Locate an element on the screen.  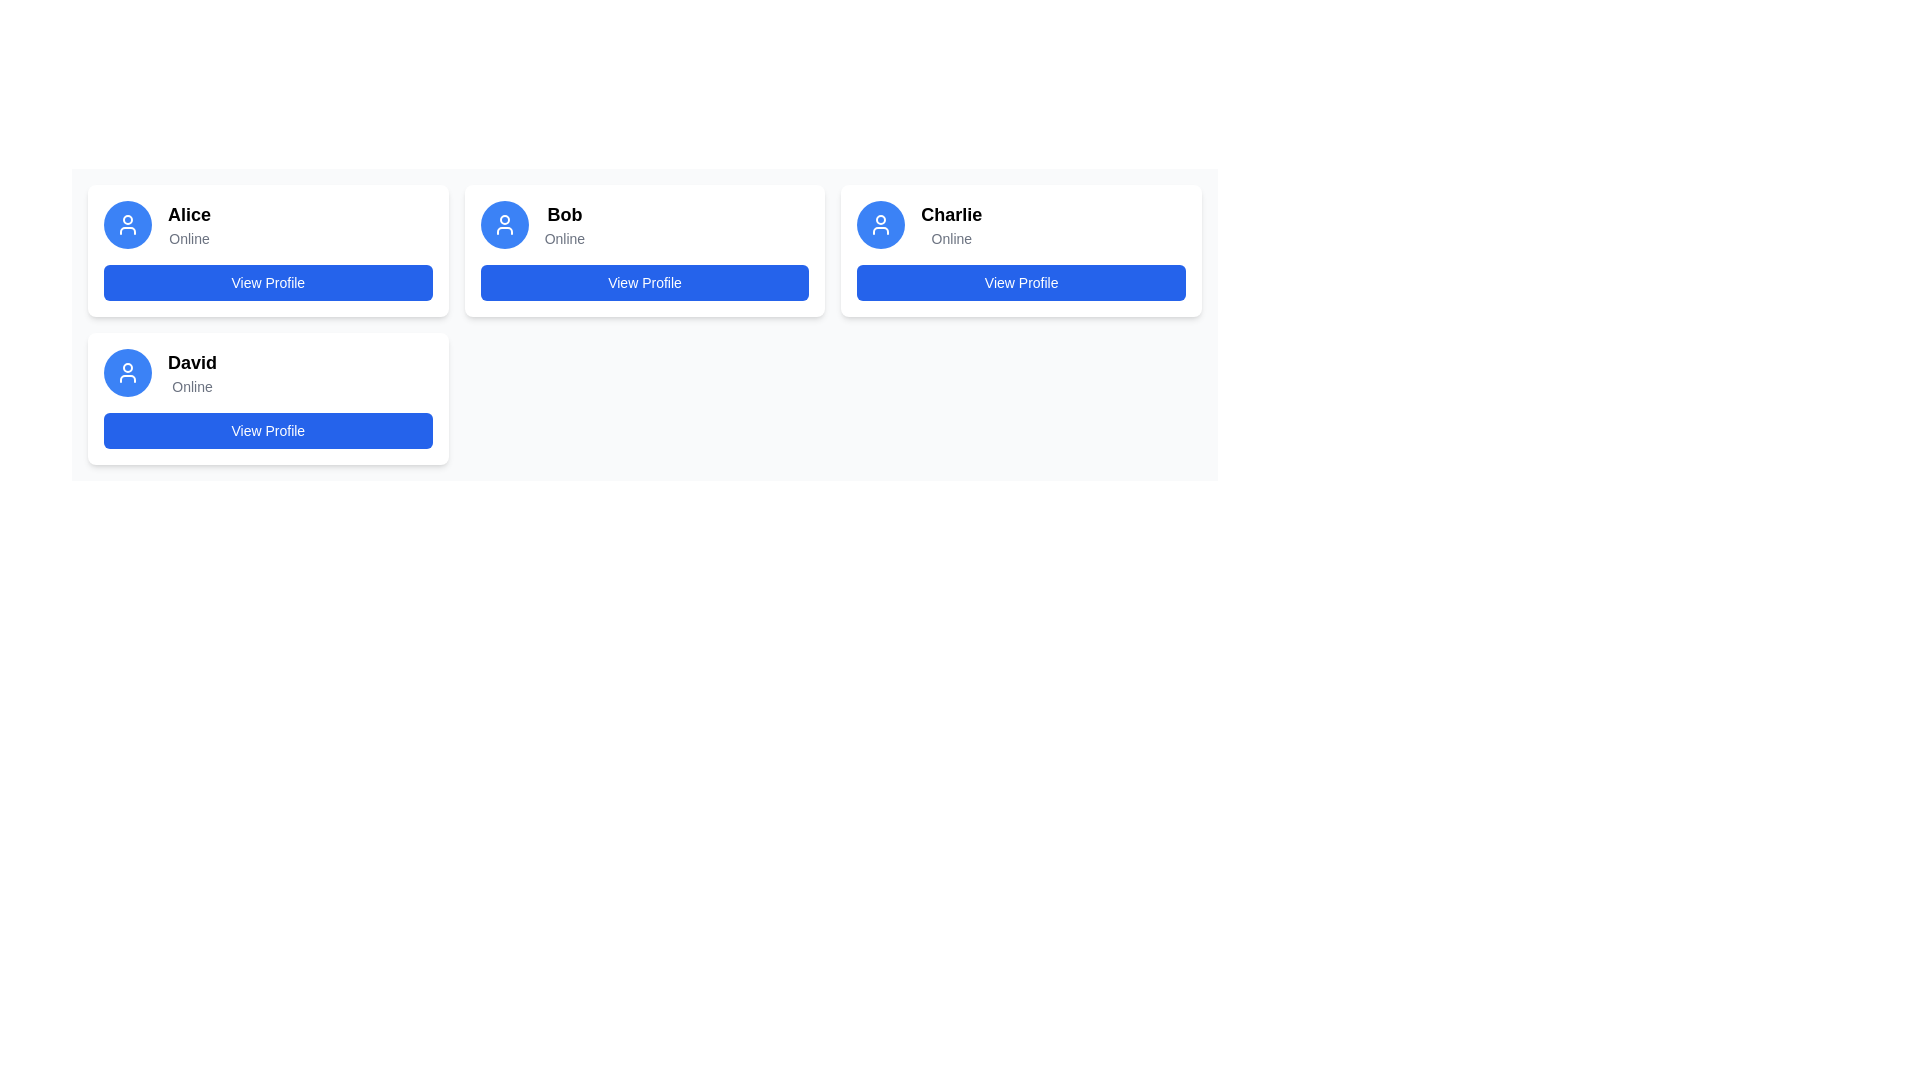
the user icon representing 'David', which is a vector graphic consisting of a circular head and upper body outline, displayed in white against a blue circular background is located at coordinates (127, 373).